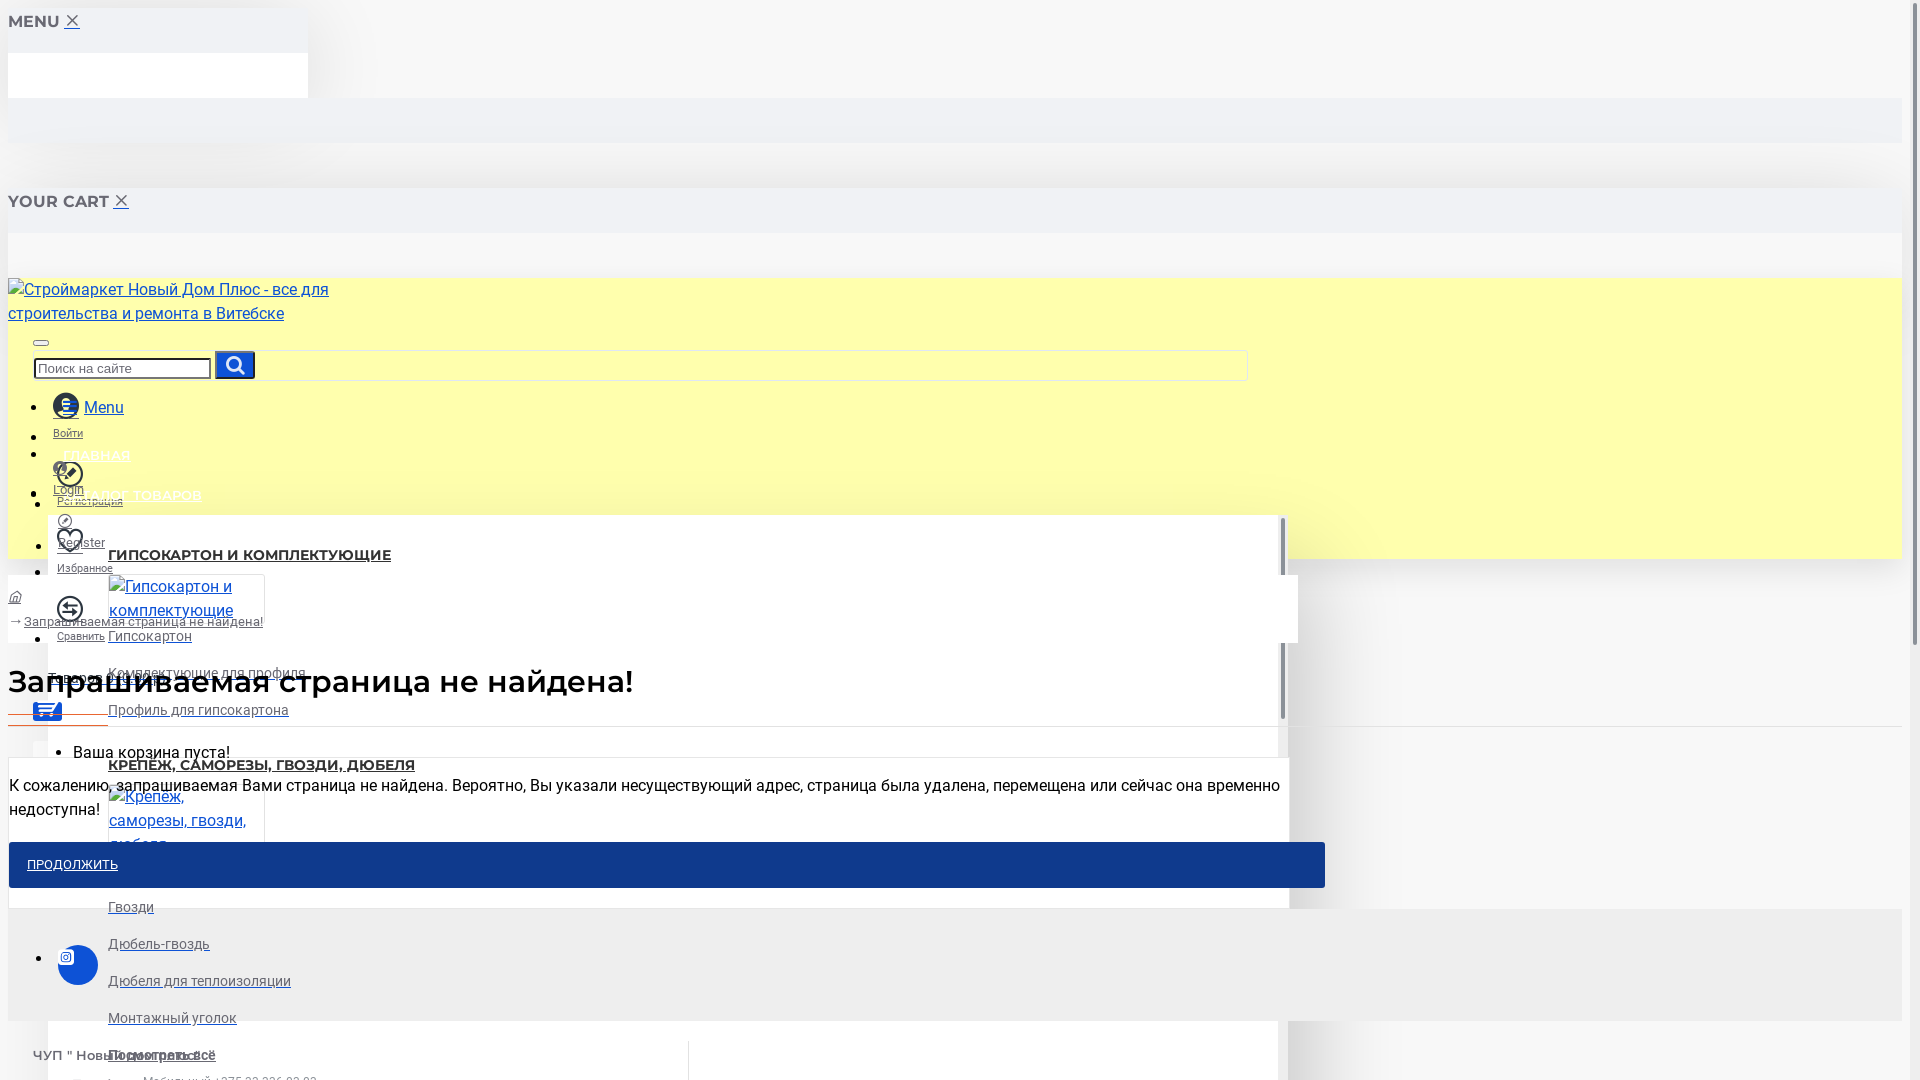  What do you see at coordinates (92, 406) in the screenshot?
I see `'Menu'` at bounding box center [92, 406].